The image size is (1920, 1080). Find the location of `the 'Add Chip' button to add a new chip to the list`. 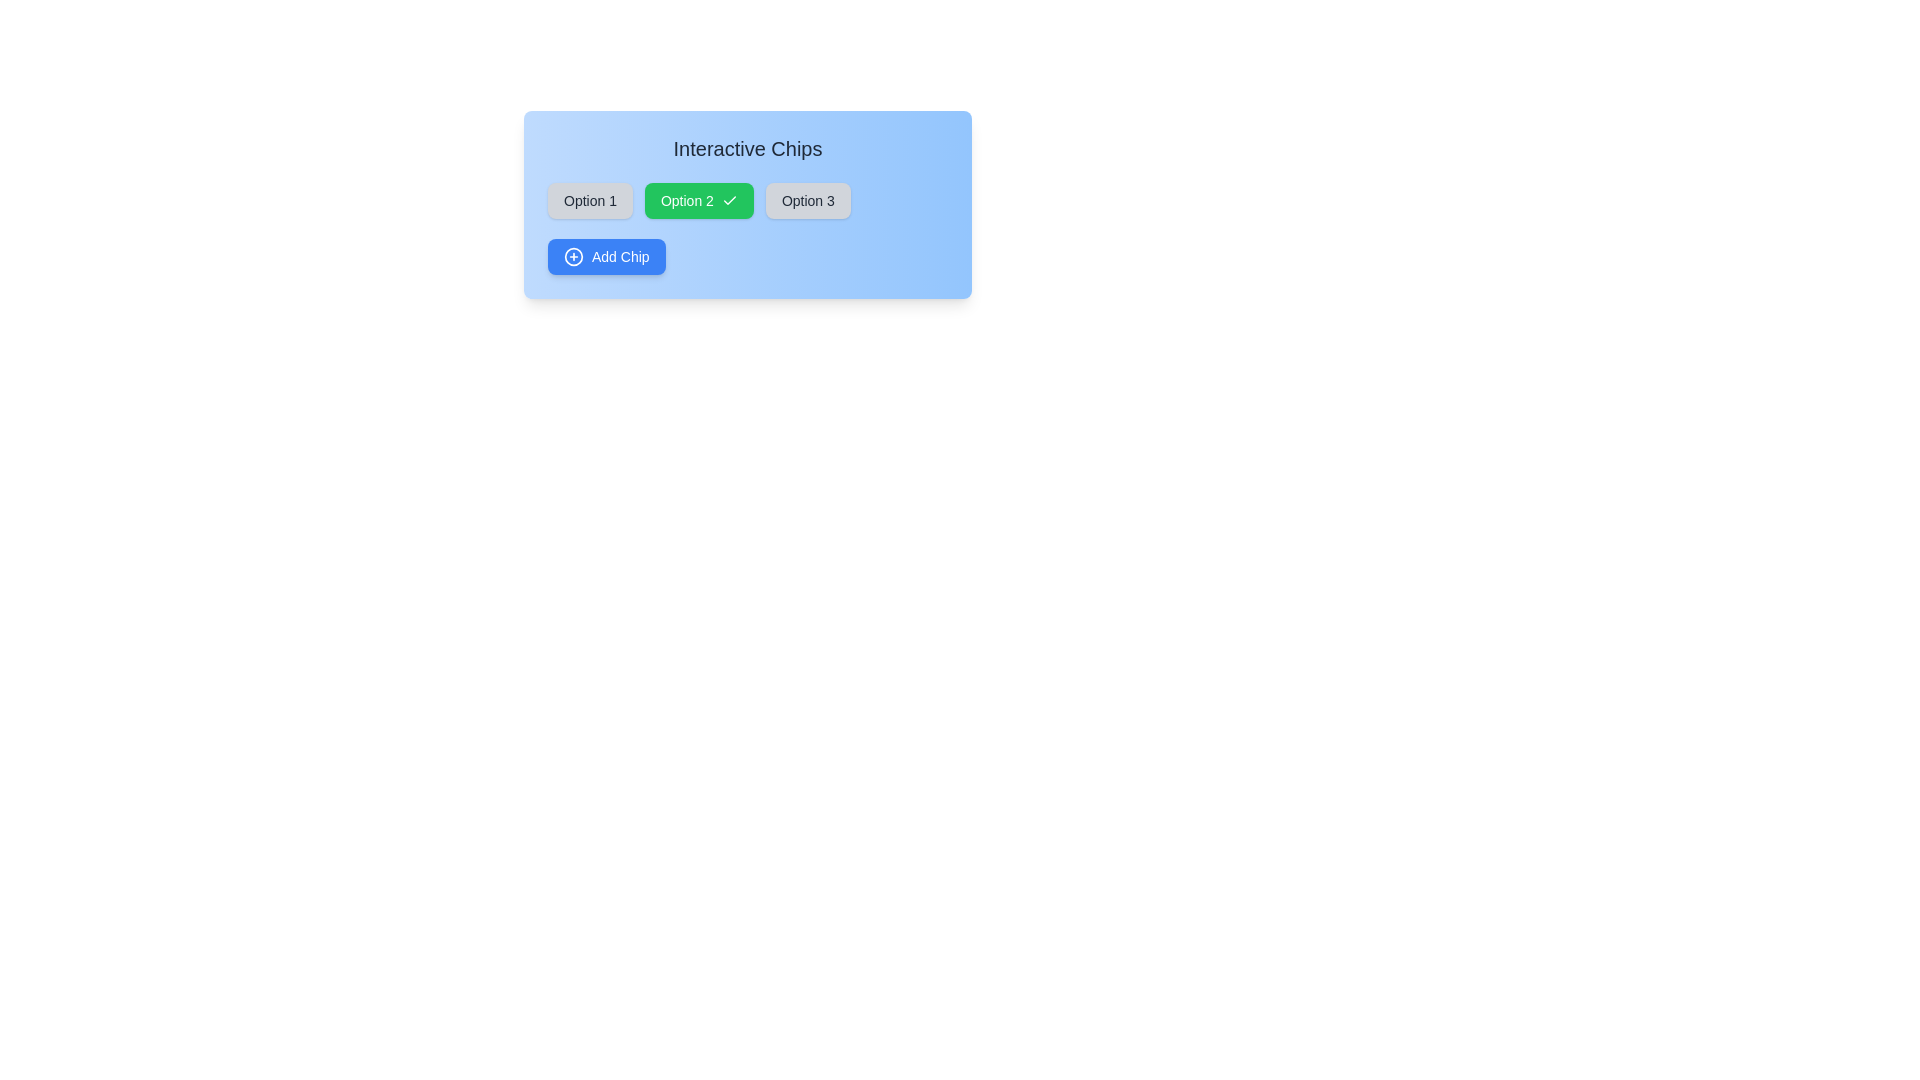

the 'Add Chip' button to add a new chip to the list is located at coordinates (605, 256).